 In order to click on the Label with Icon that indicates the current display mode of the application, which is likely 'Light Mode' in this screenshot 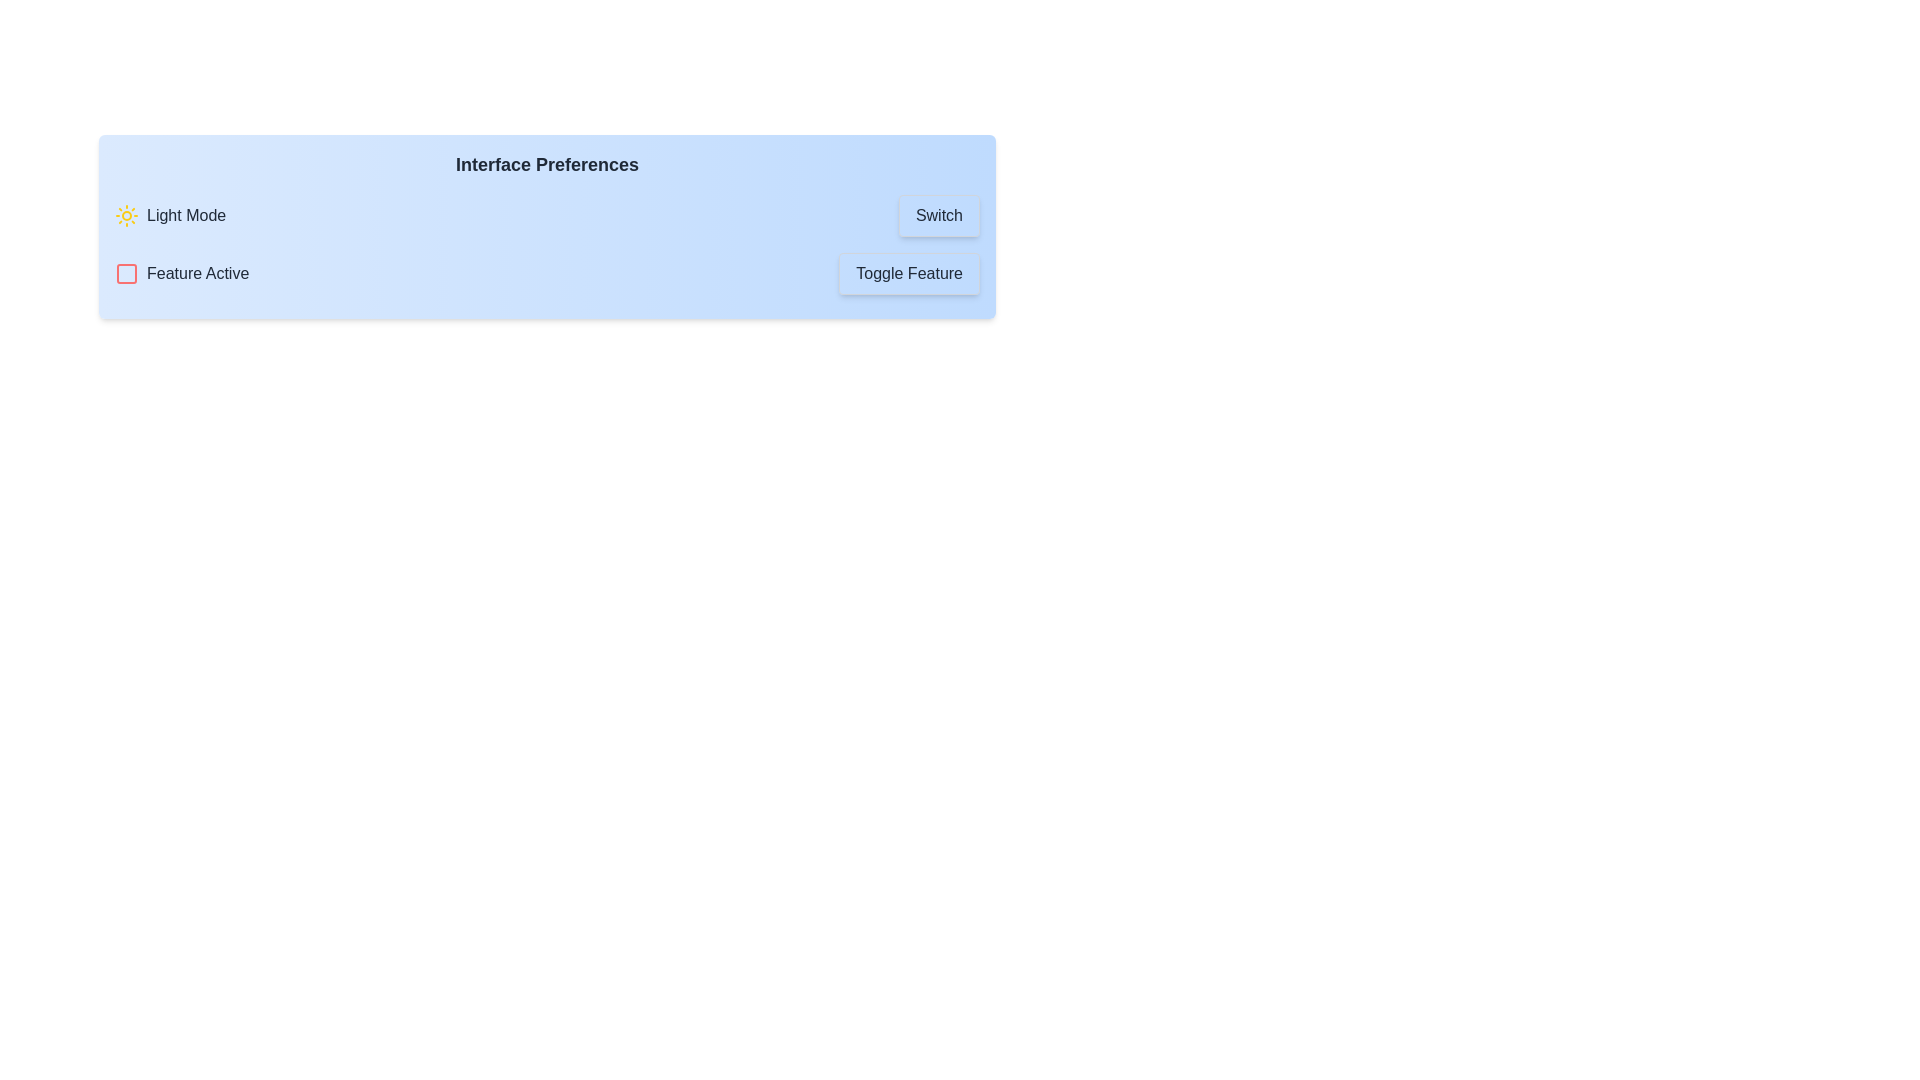, I will do `click(170, 216)`.